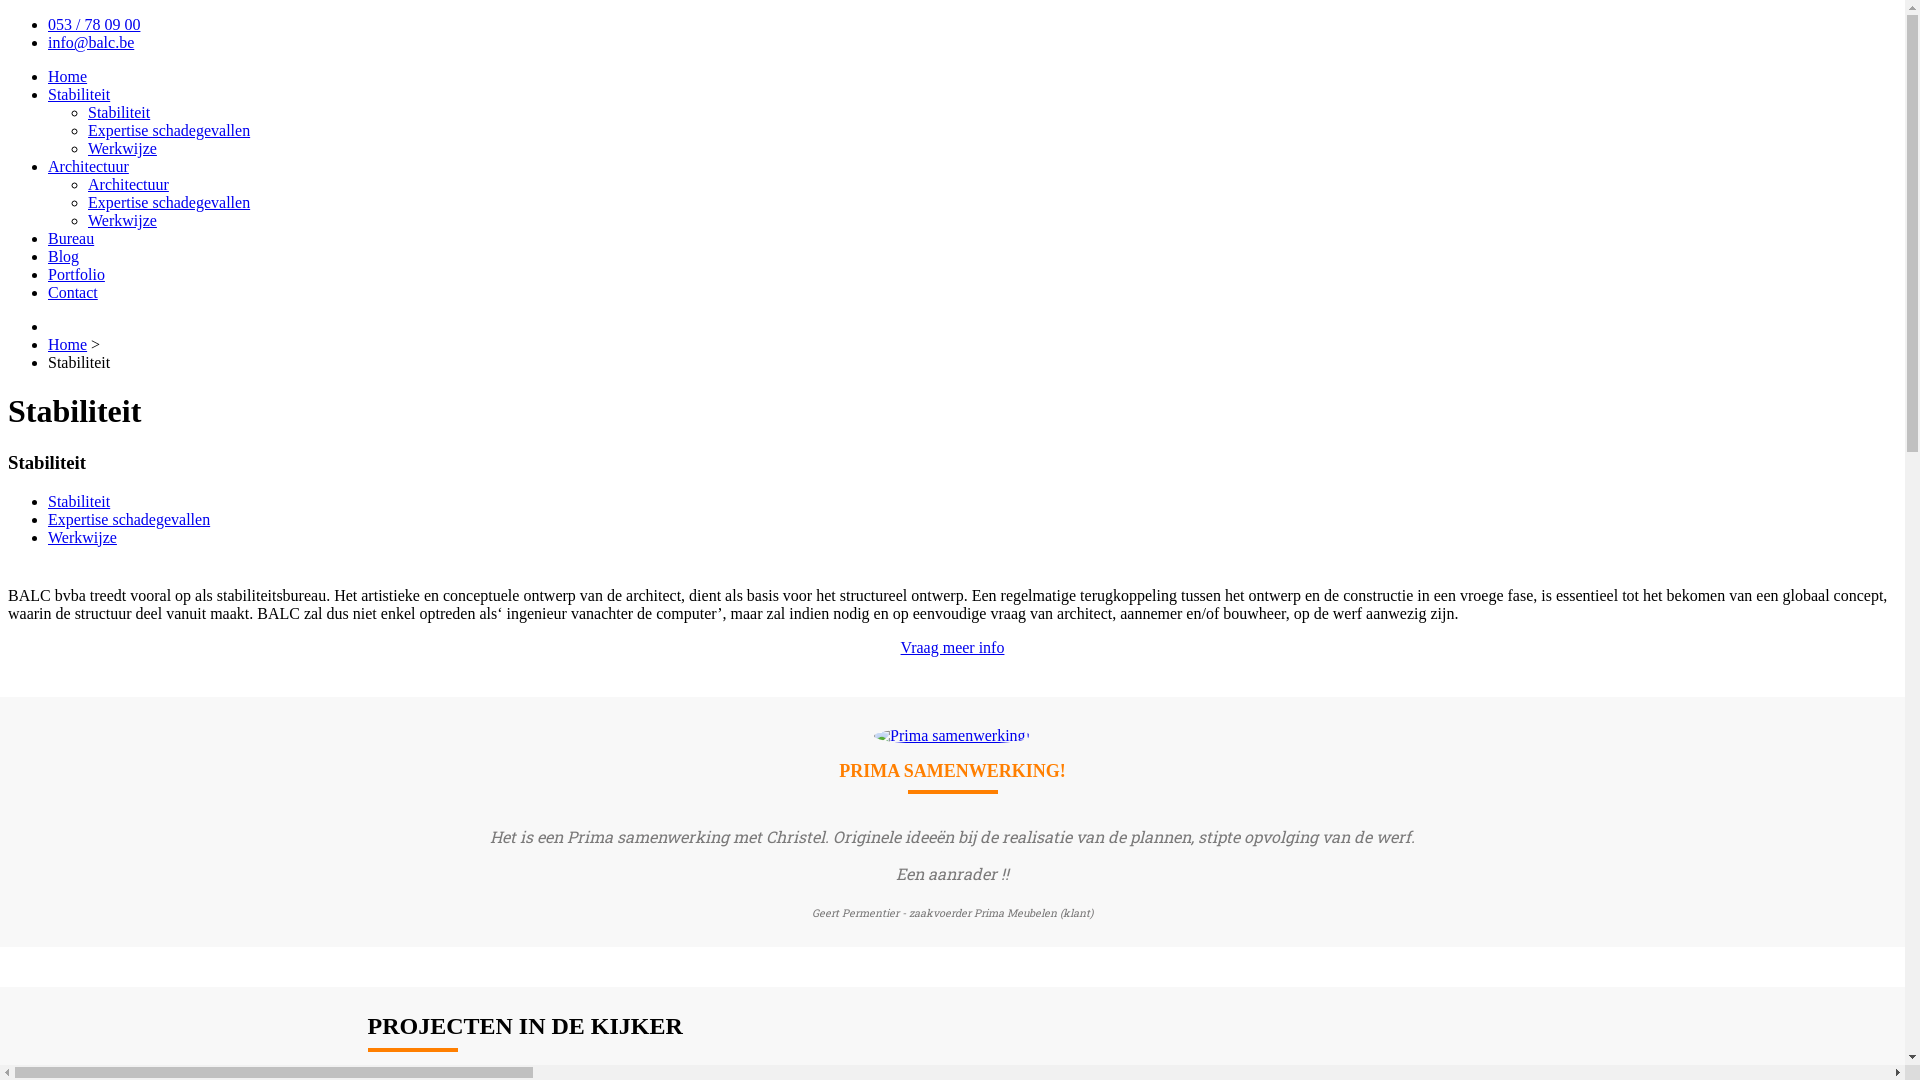  I want to click on 'Werkwijze', so click(121, 220).